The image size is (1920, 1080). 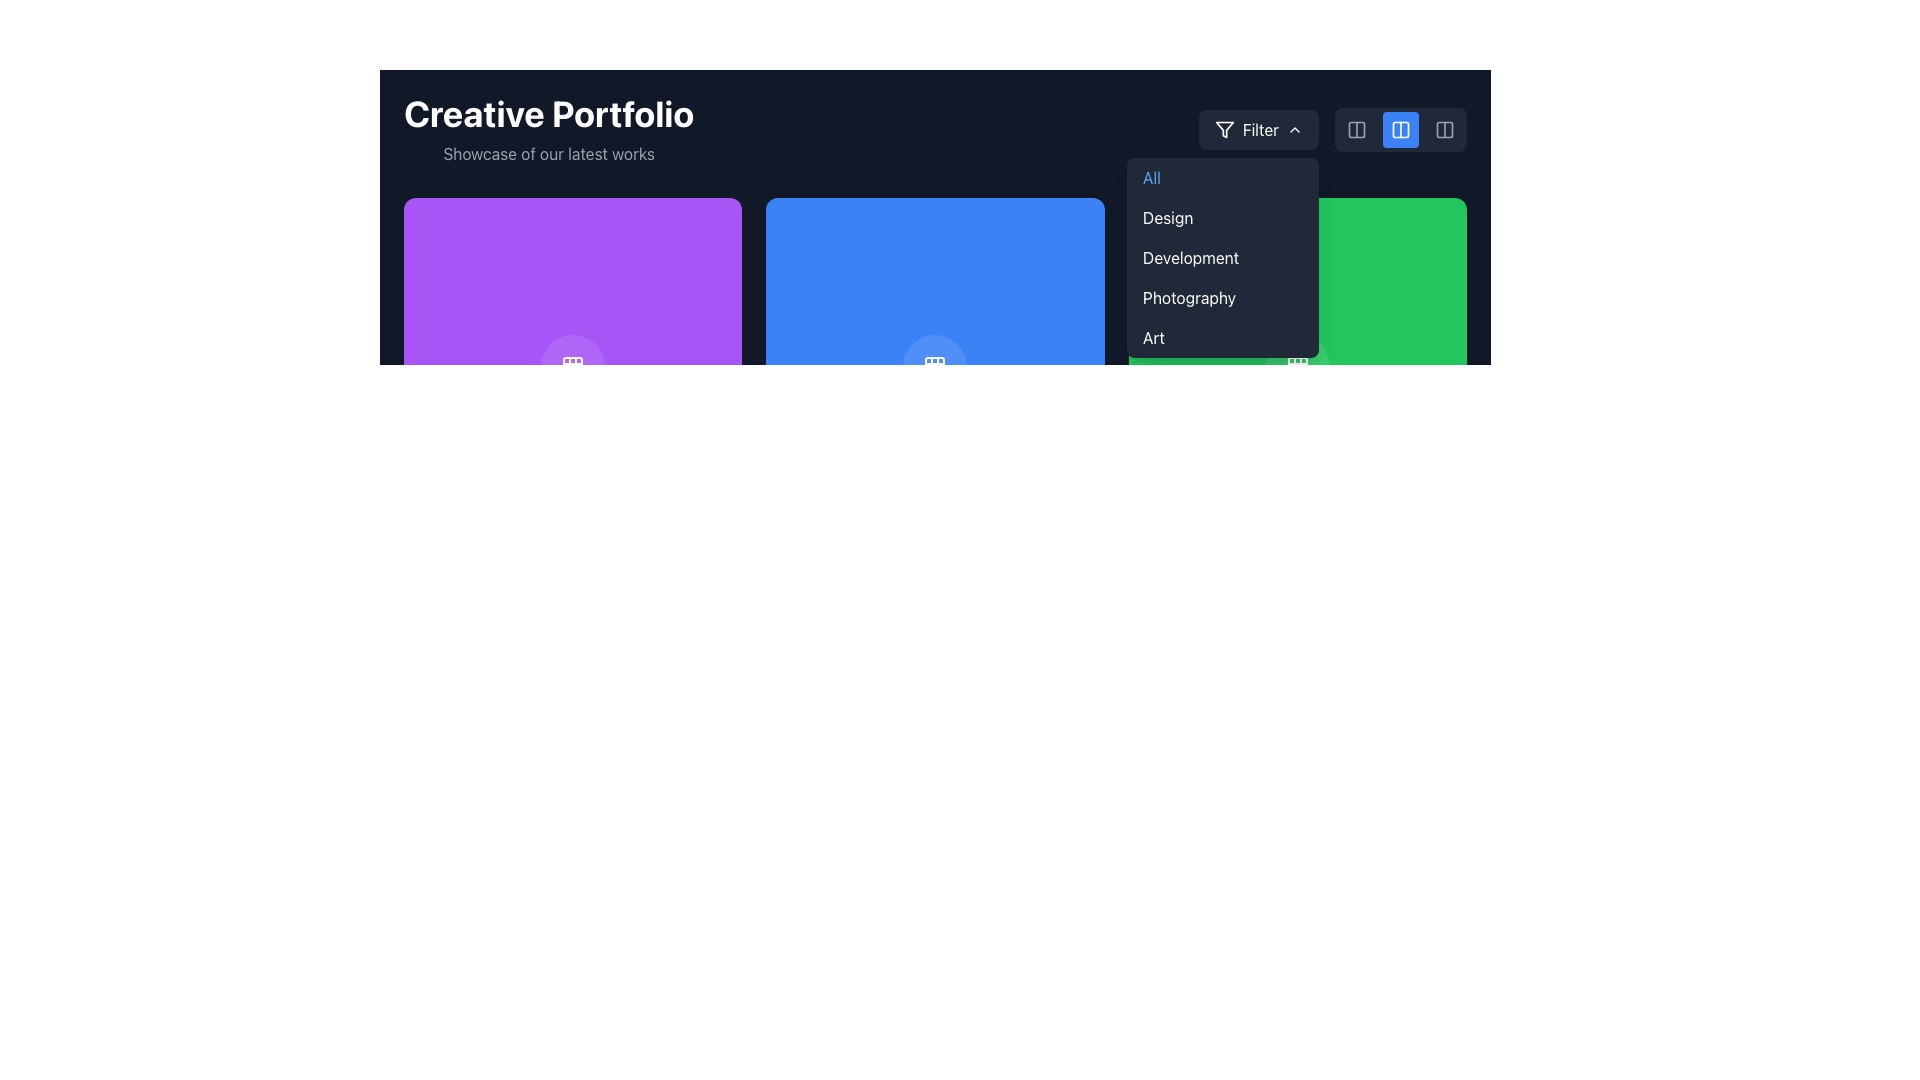 What do you see at coordinates (934, 367) in the screenshot?
I see `the grid icon inside the circular button located at the center of the blue card` at bounding box center [934, 367].